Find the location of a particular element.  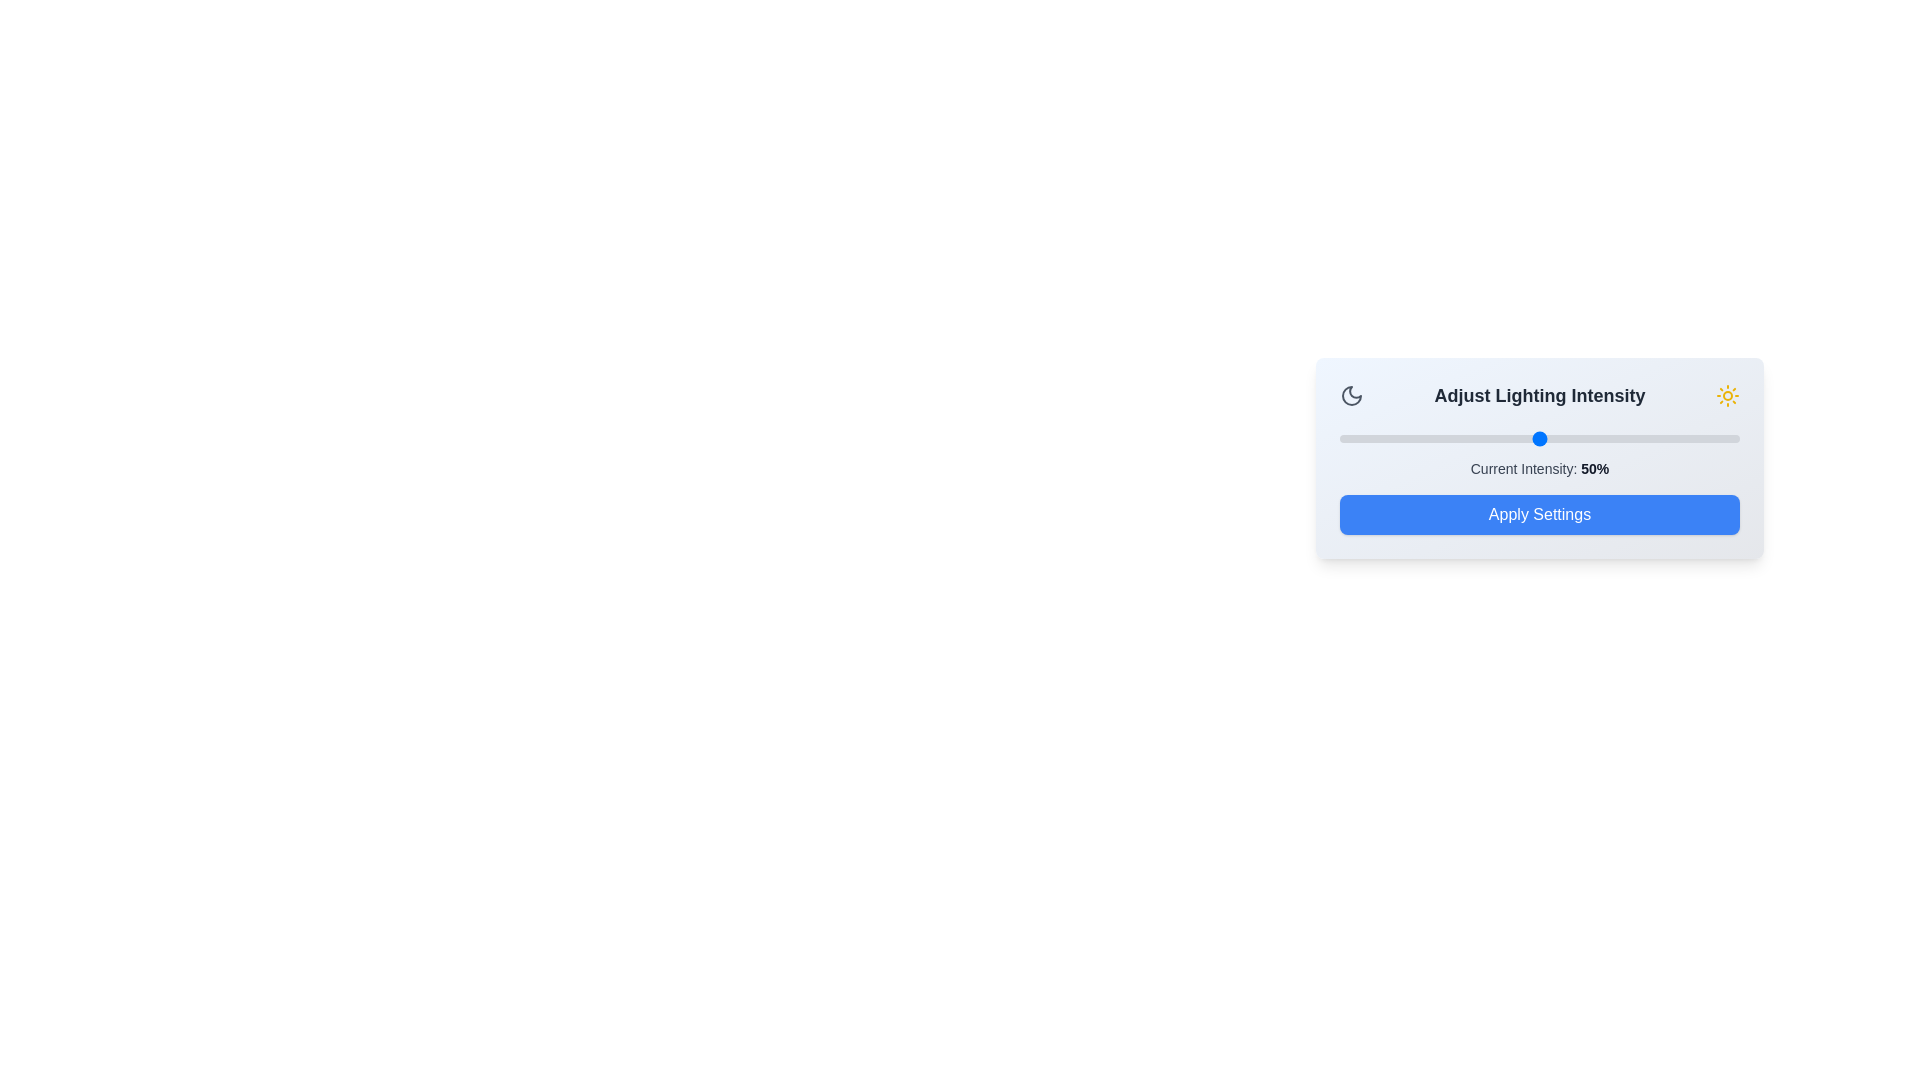

the moon icon for interaction is located at coordinates (1352, 396).